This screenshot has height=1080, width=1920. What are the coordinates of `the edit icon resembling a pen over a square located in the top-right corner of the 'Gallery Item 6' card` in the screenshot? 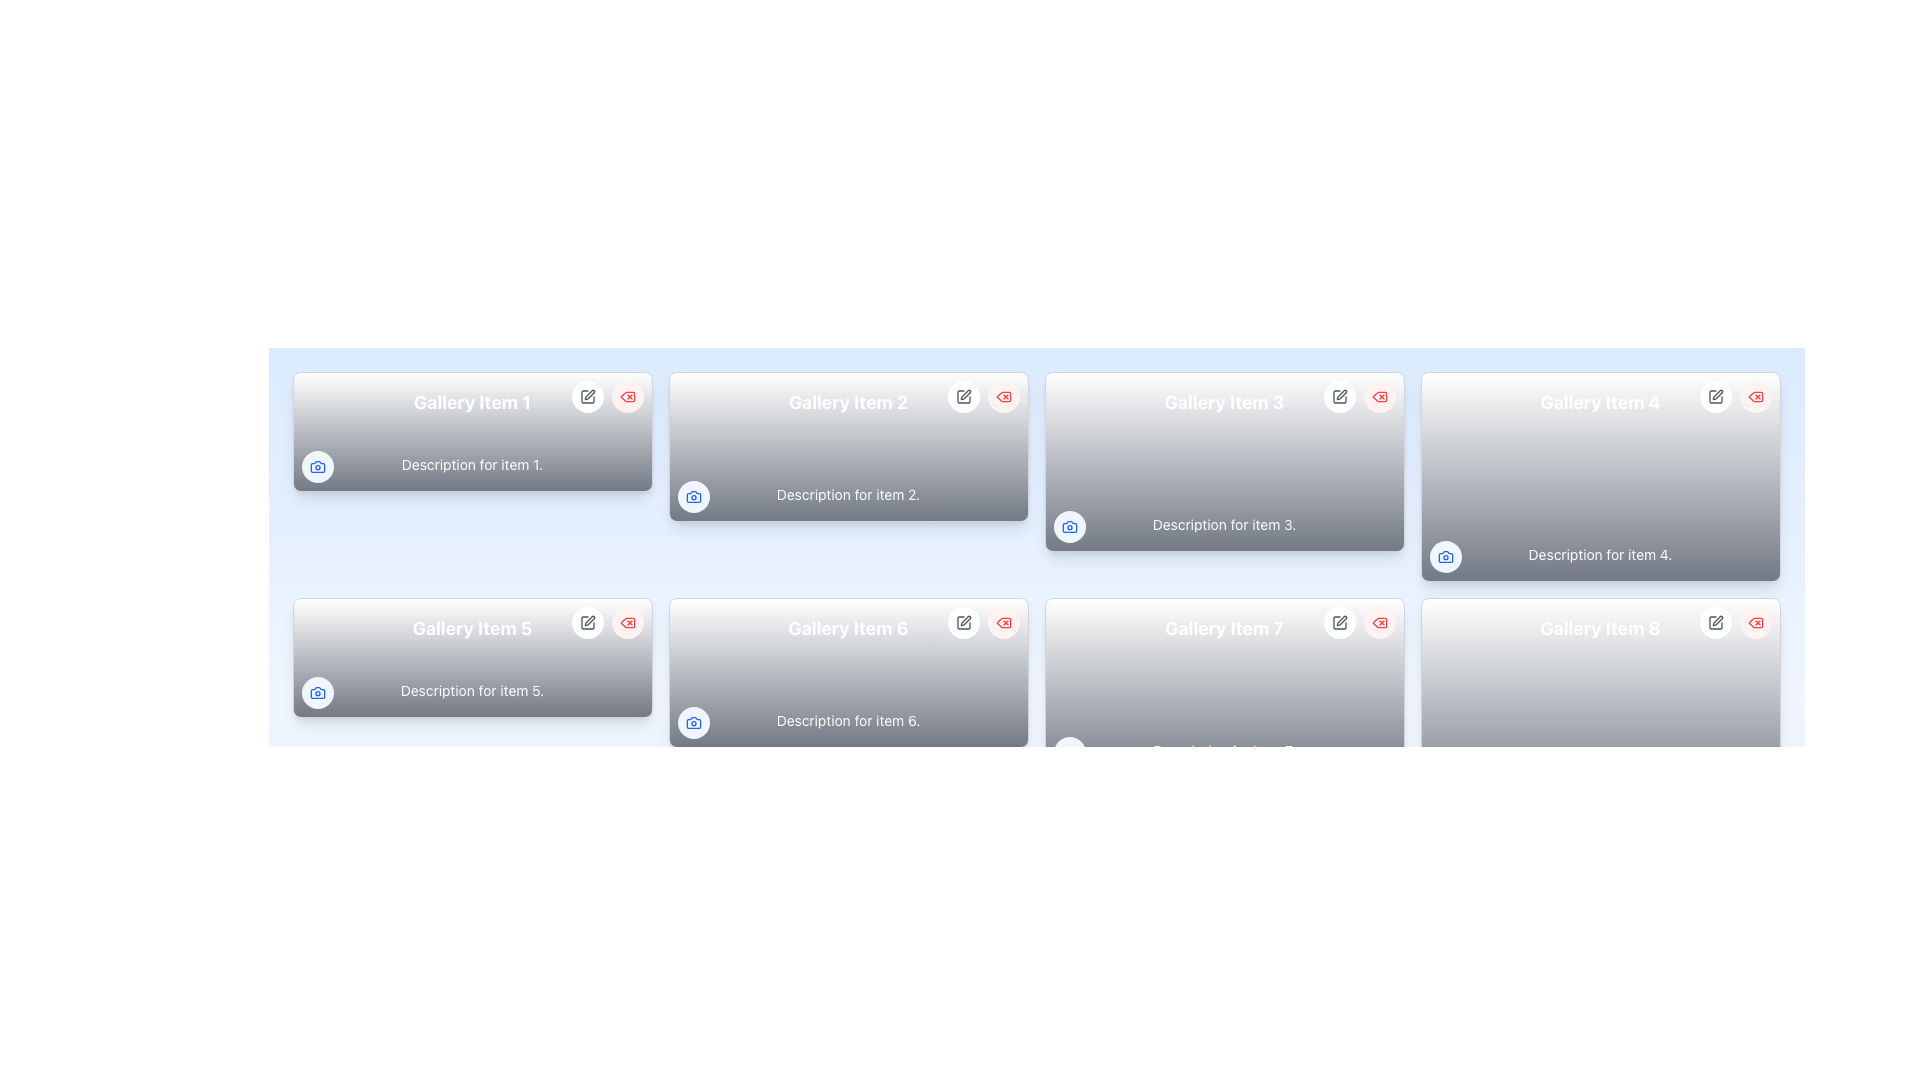 It's located at (965, 620).